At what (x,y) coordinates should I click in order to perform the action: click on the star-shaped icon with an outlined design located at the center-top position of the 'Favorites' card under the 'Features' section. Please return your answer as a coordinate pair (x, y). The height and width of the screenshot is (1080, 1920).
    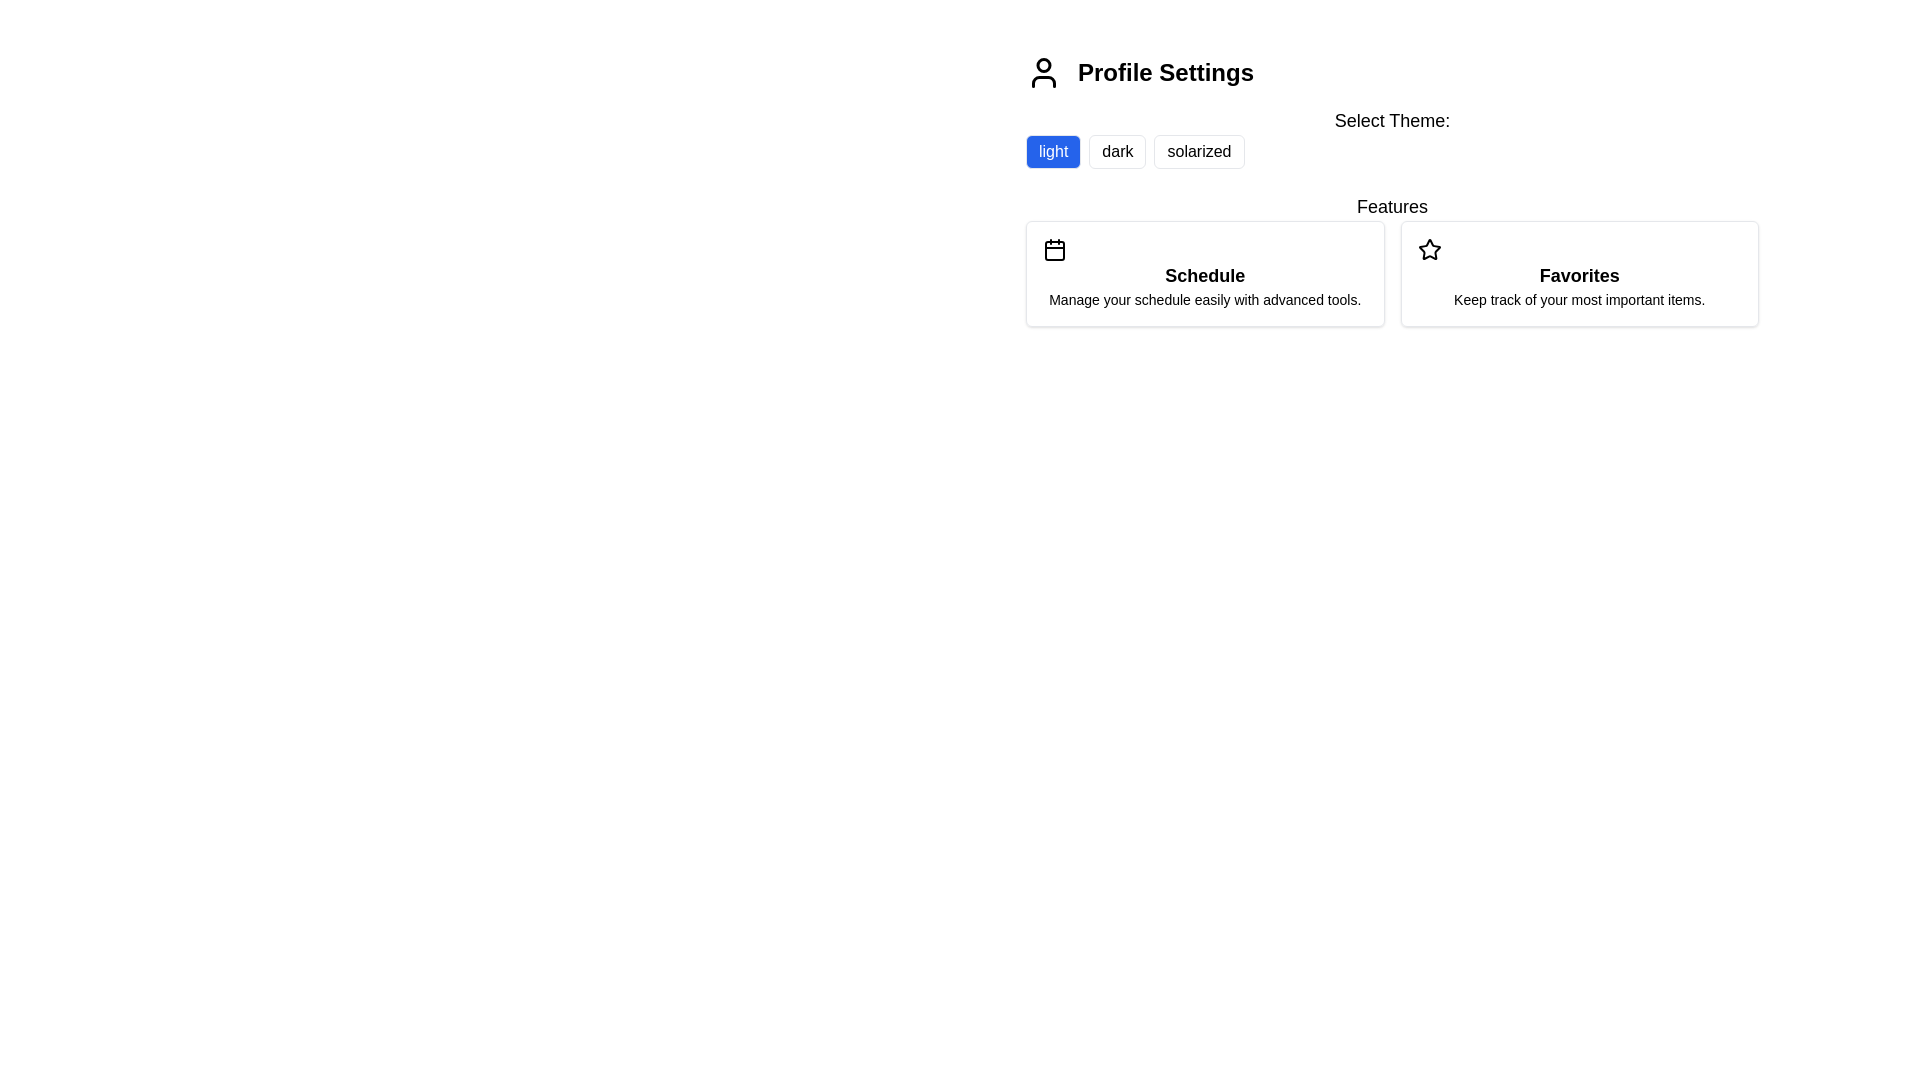
    Looking at the image, I should click on (1428, 248).